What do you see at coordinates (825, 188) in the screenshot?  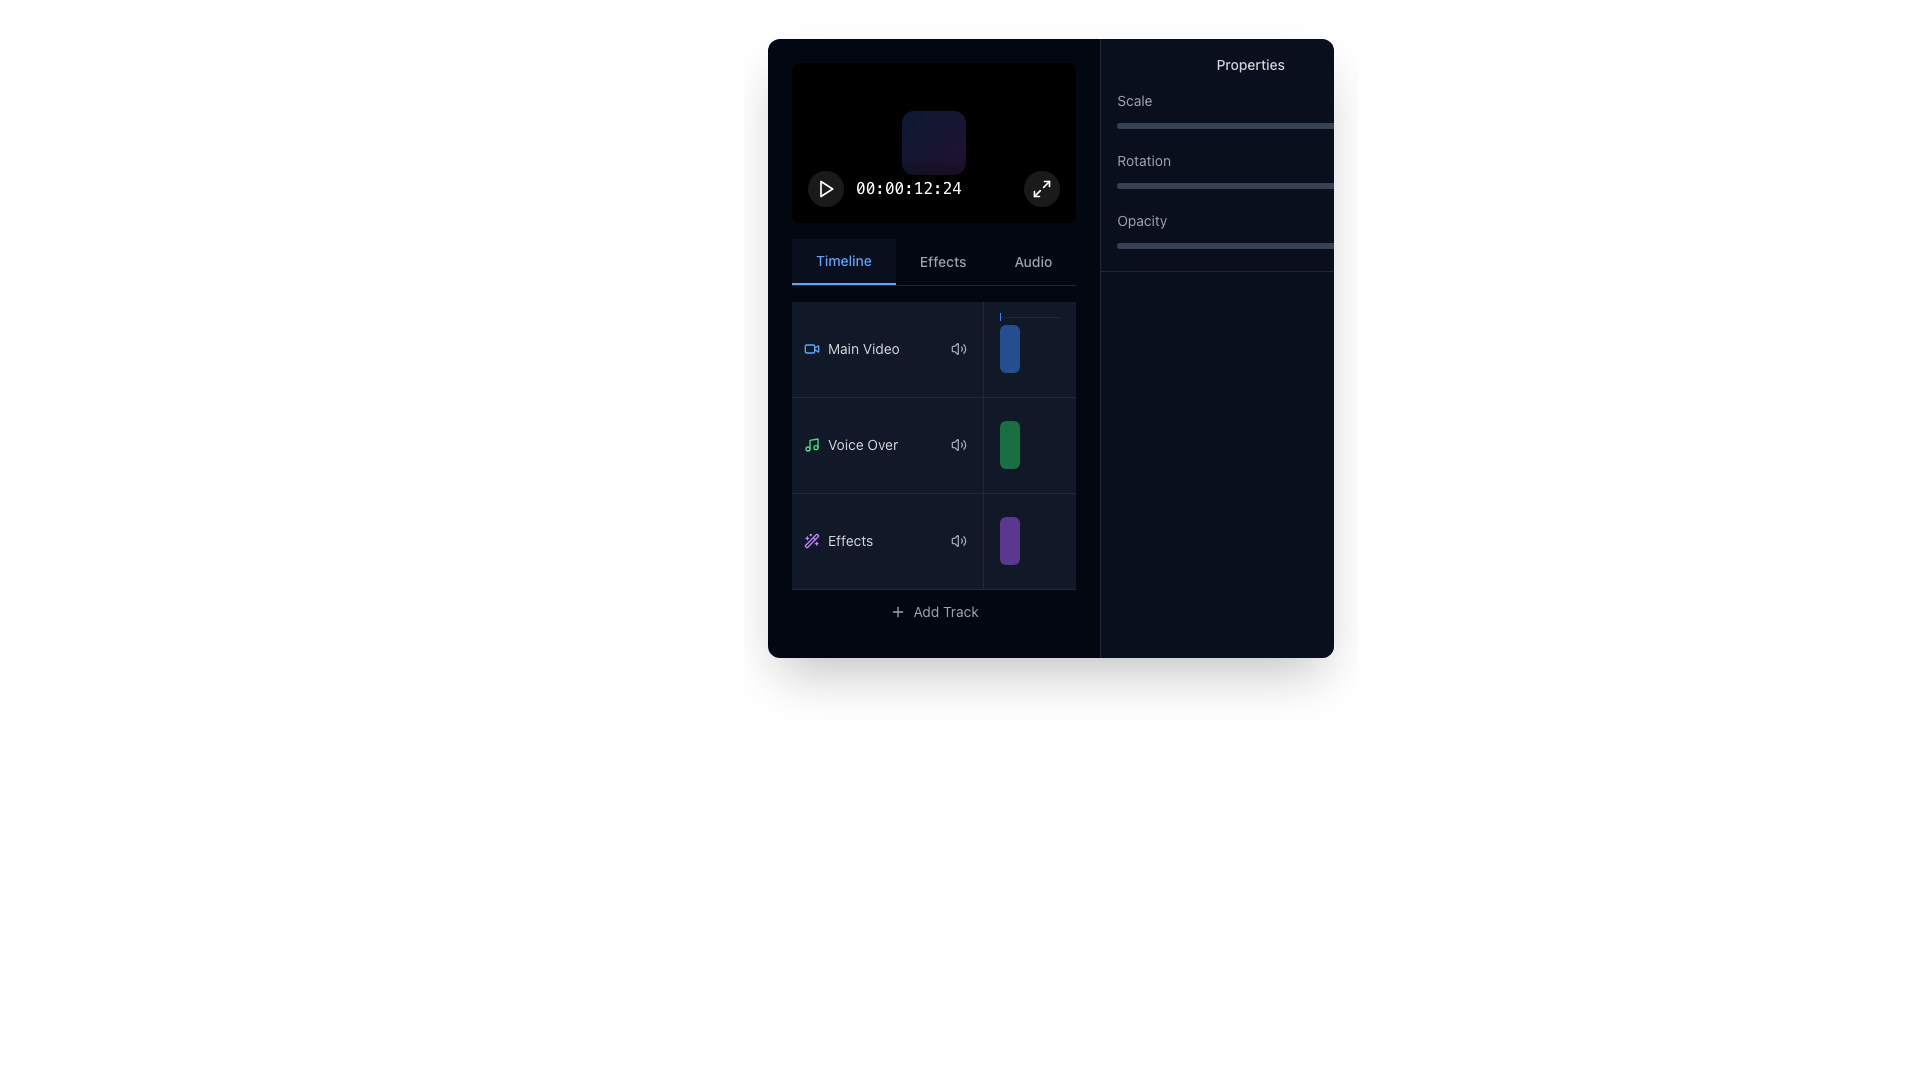 I see `the red circular Icon button located in the top-left section of the interface` at bounding box center [825, 188].